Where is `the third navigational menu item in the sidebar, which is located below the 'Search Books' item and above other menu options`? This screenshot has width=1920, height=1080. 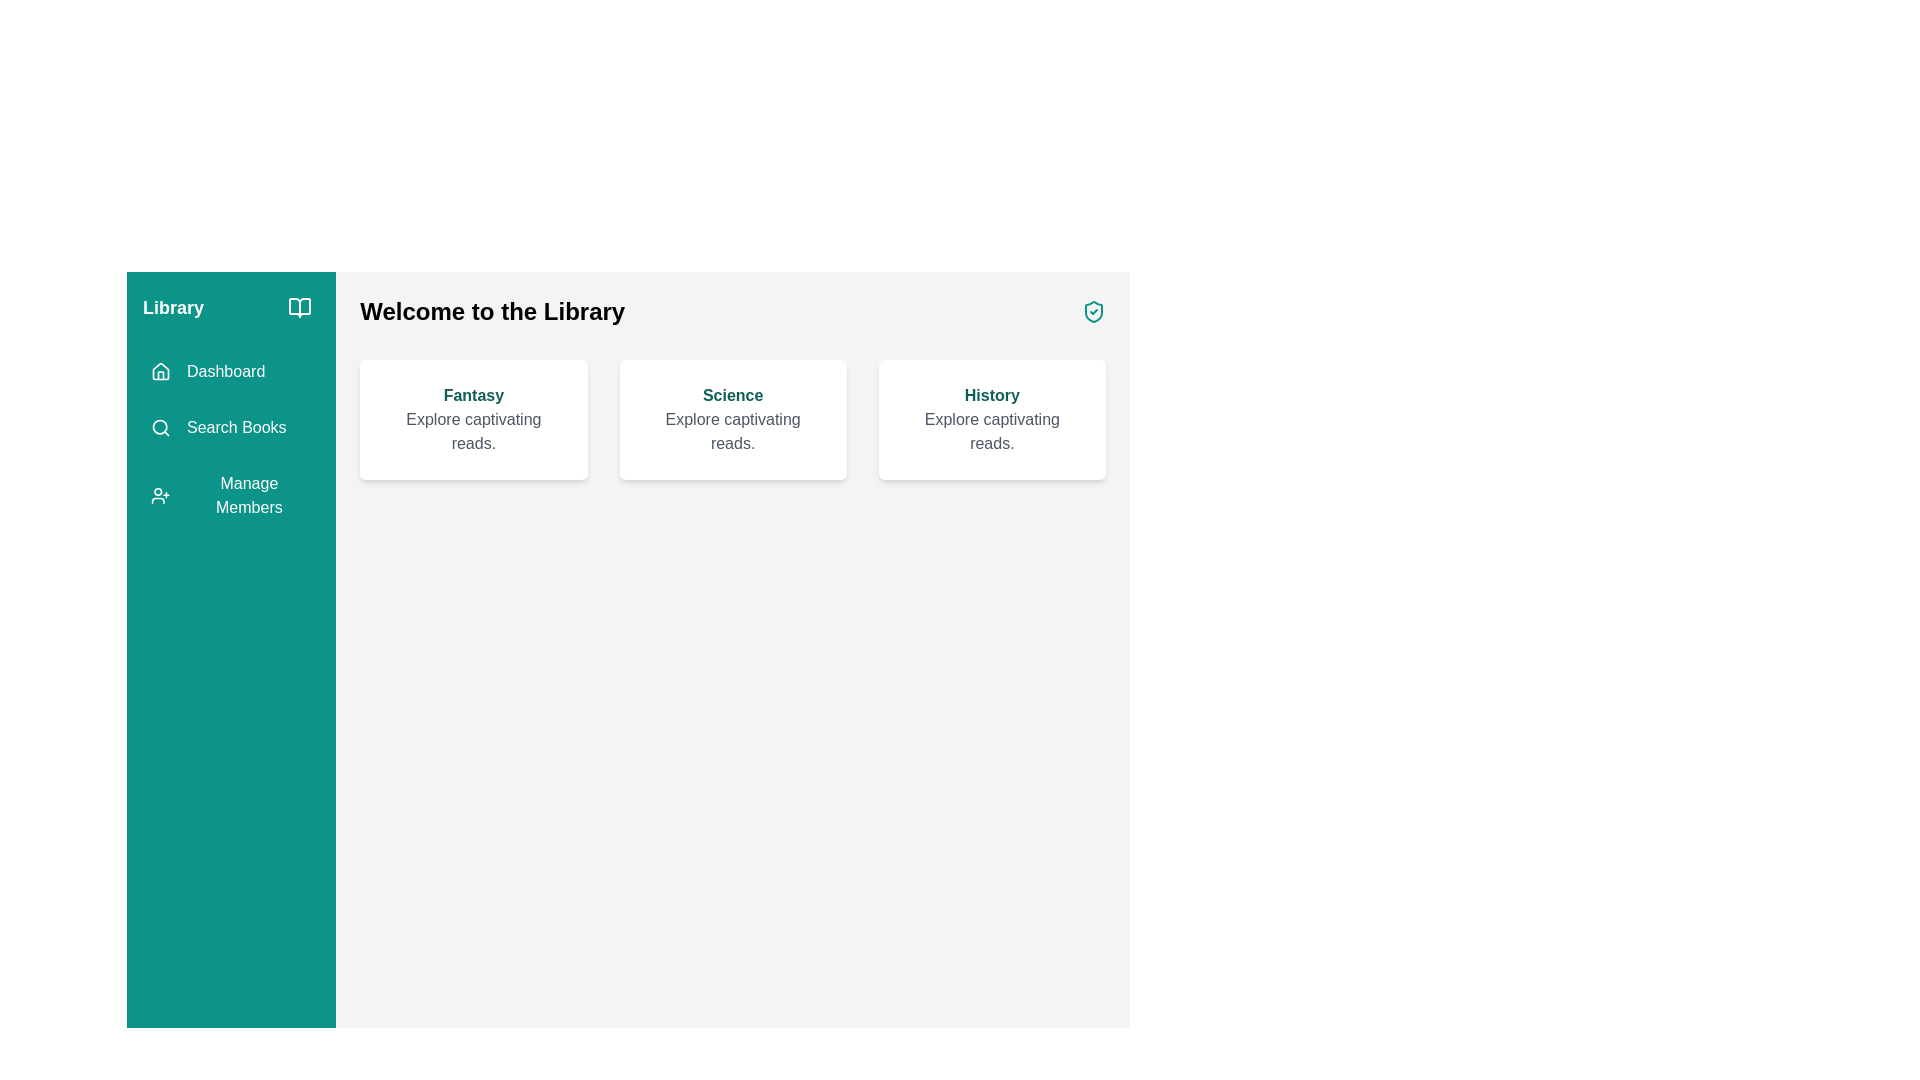
the third navigational menu item in the sidebar, which is located below the 'Search Books' item and above other menu options is located at coordinates (231, 495).